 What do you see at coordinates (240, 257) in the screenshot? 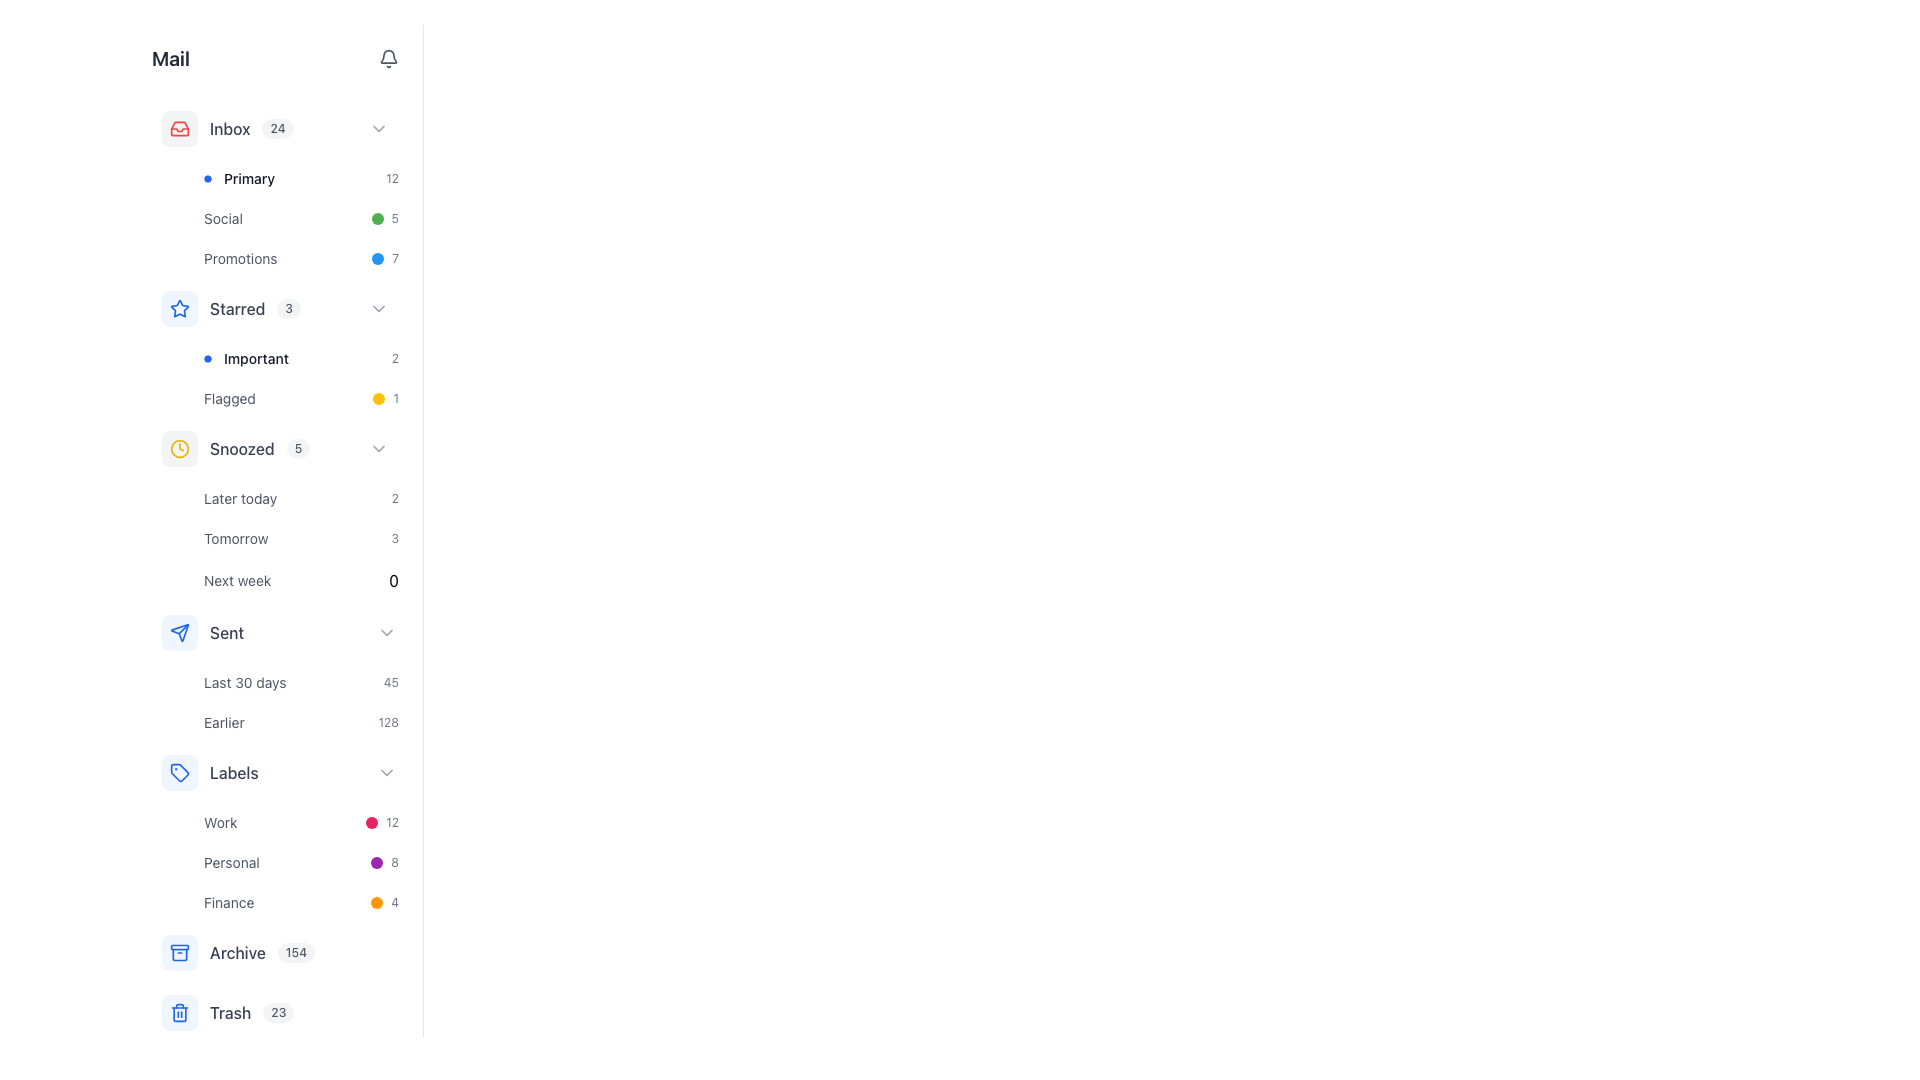
I see `the 'Promotions' text label located in the left vertical navigation bar, which is styled in a smaller gray font and positioned below 'Inbox' and above 'Starred'` at bounding box center [240, 257].